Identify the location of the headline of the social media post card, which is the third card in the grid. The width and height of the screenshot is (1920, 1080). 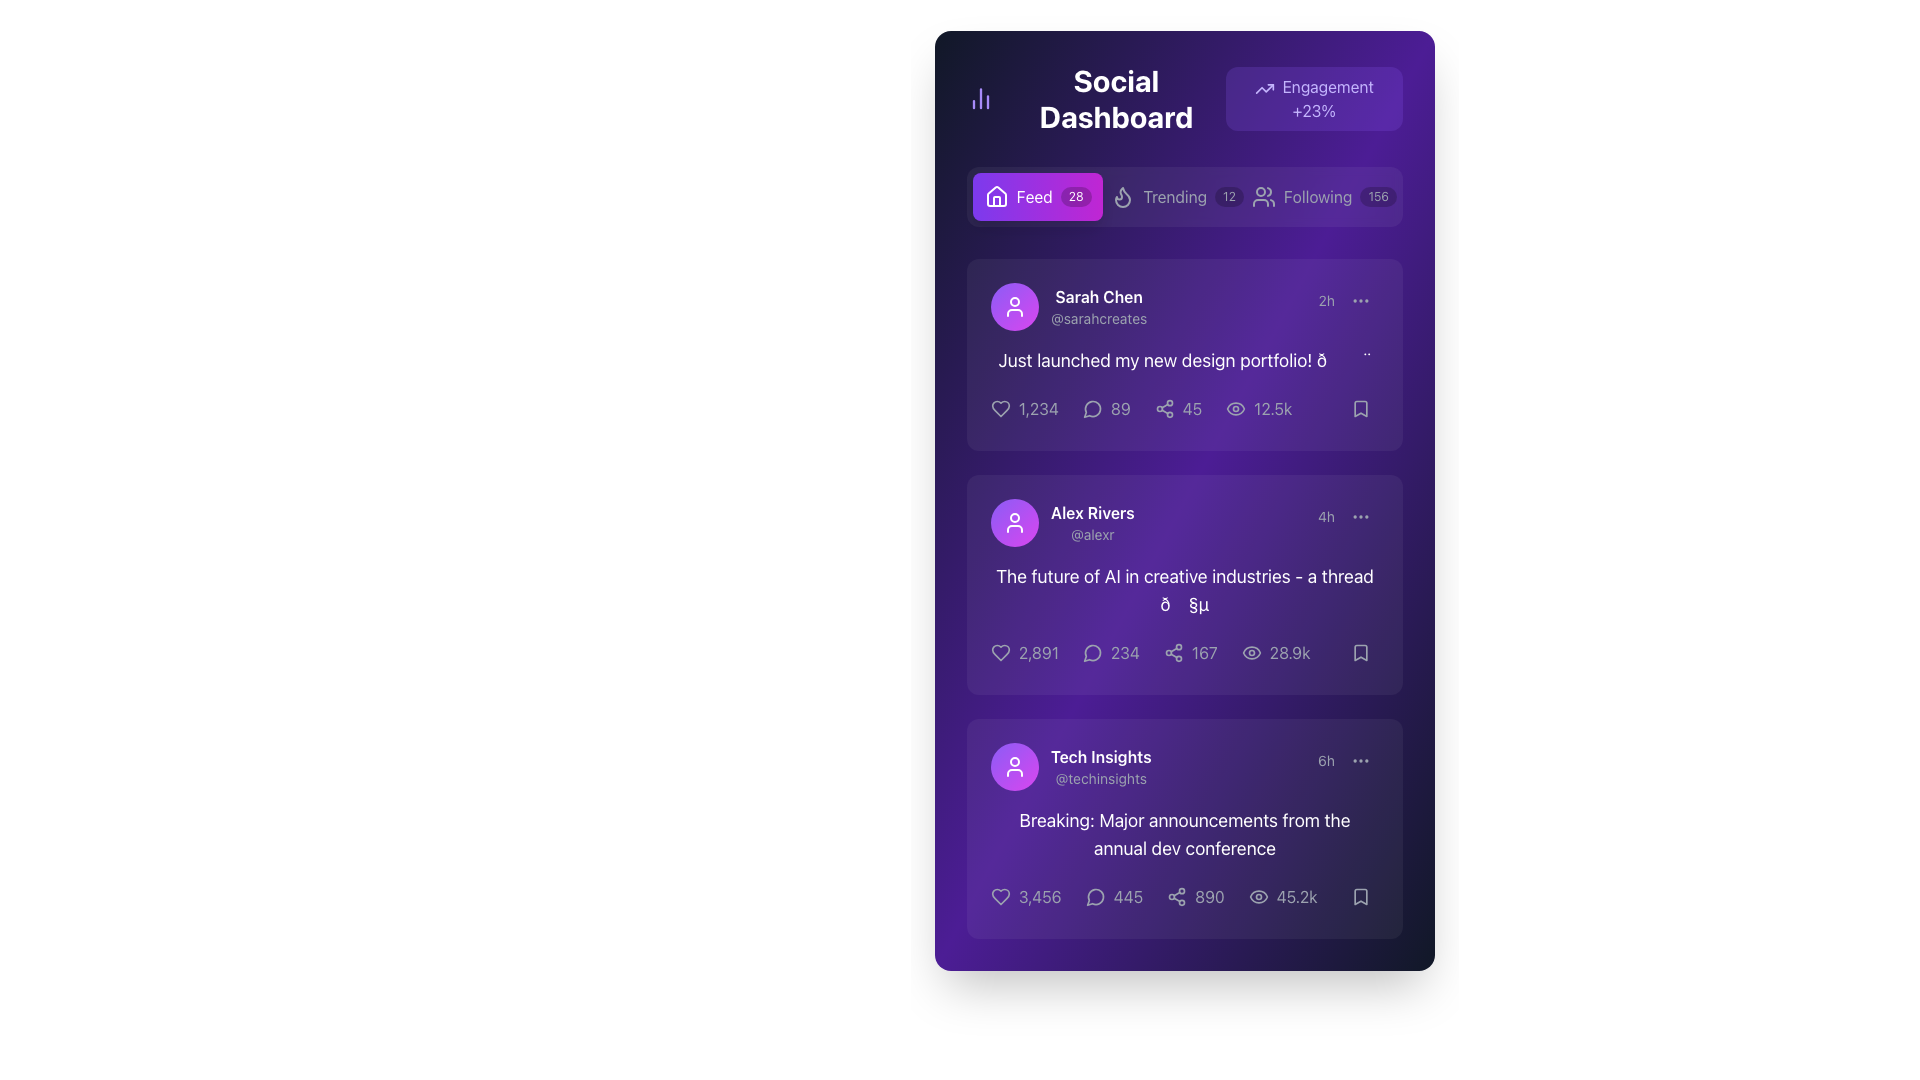
(1185, 829).